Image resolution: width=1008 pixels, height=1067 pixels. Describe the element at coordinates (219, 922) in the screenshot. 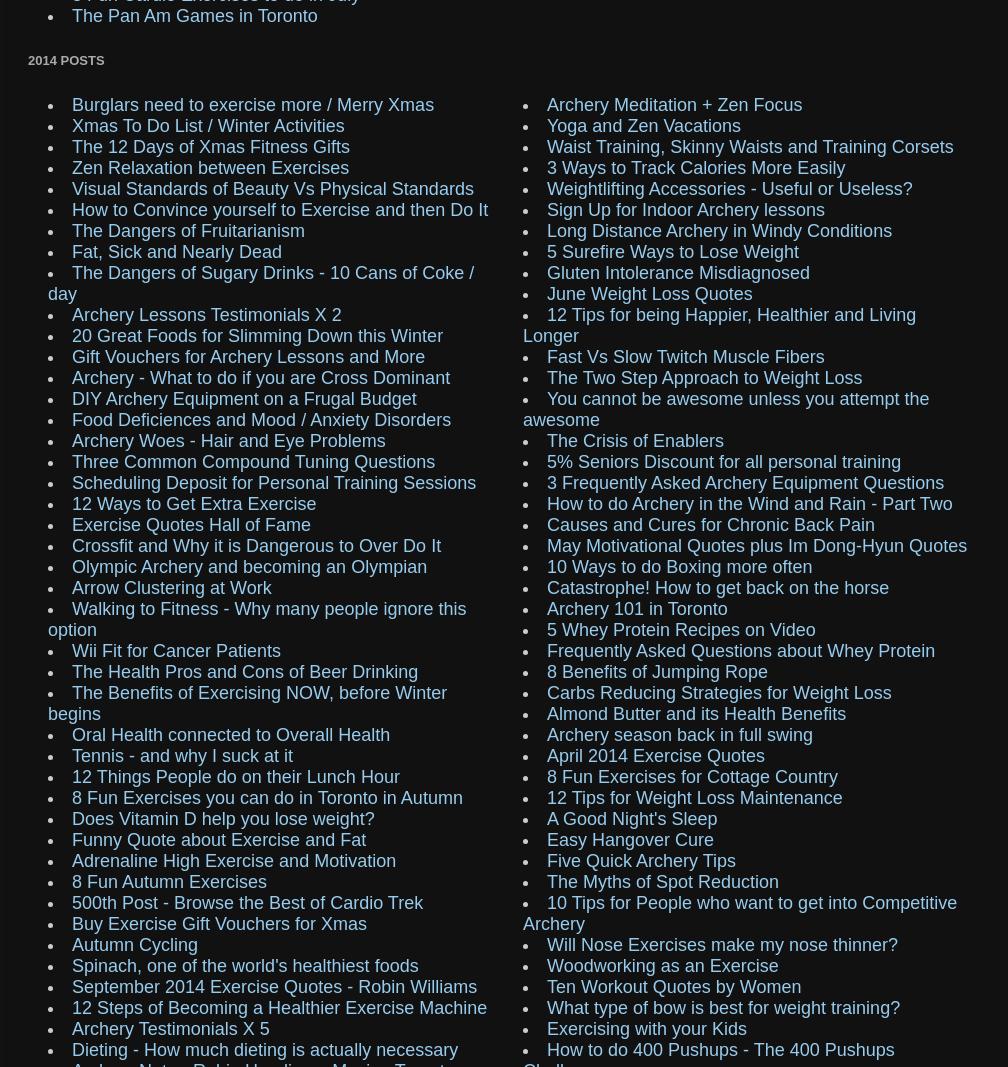

I see `'Buy Exercise Gift Vouchers for Xmas'` at that location.